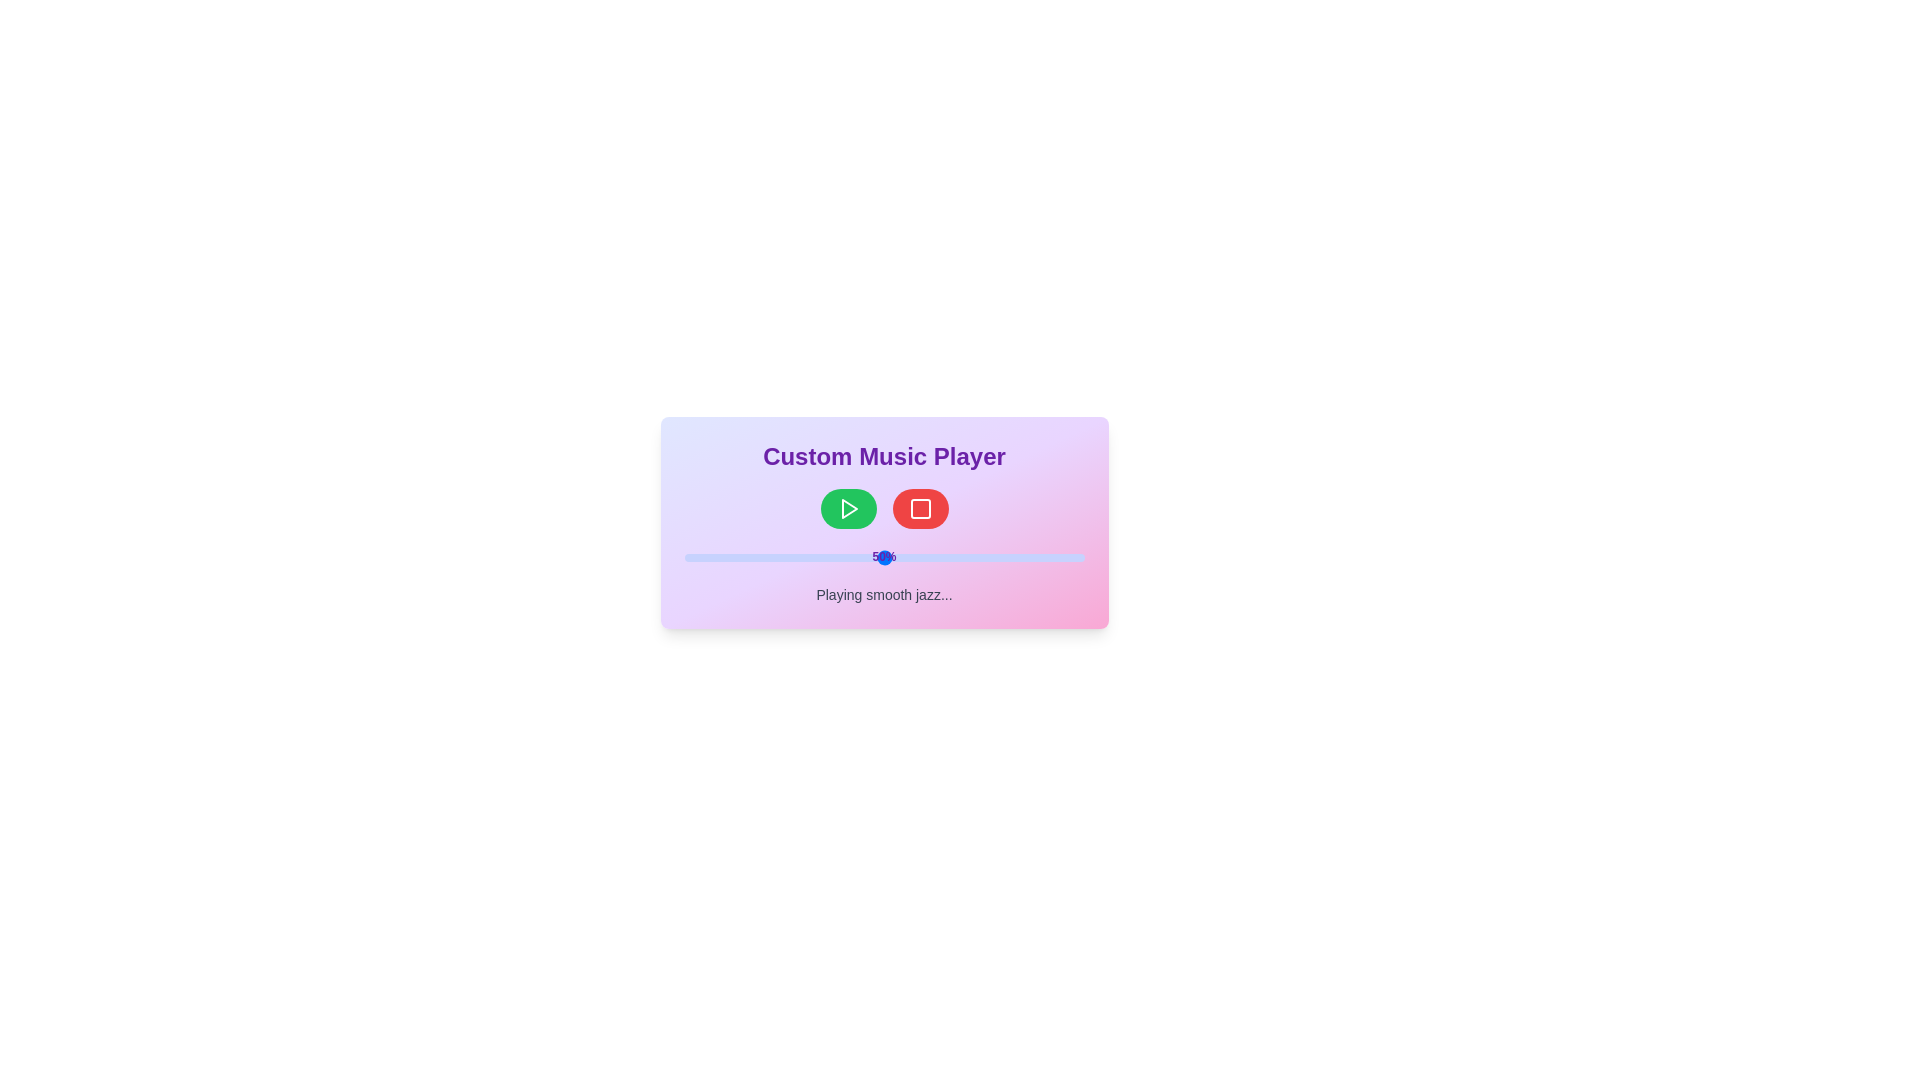 This screenshot has height=1080, width=1920. I want to click on the play button icon, which is an SVG inside a circular green background, located in the row of control buttons under the title 'Custom Music Player', so click(849, 508).